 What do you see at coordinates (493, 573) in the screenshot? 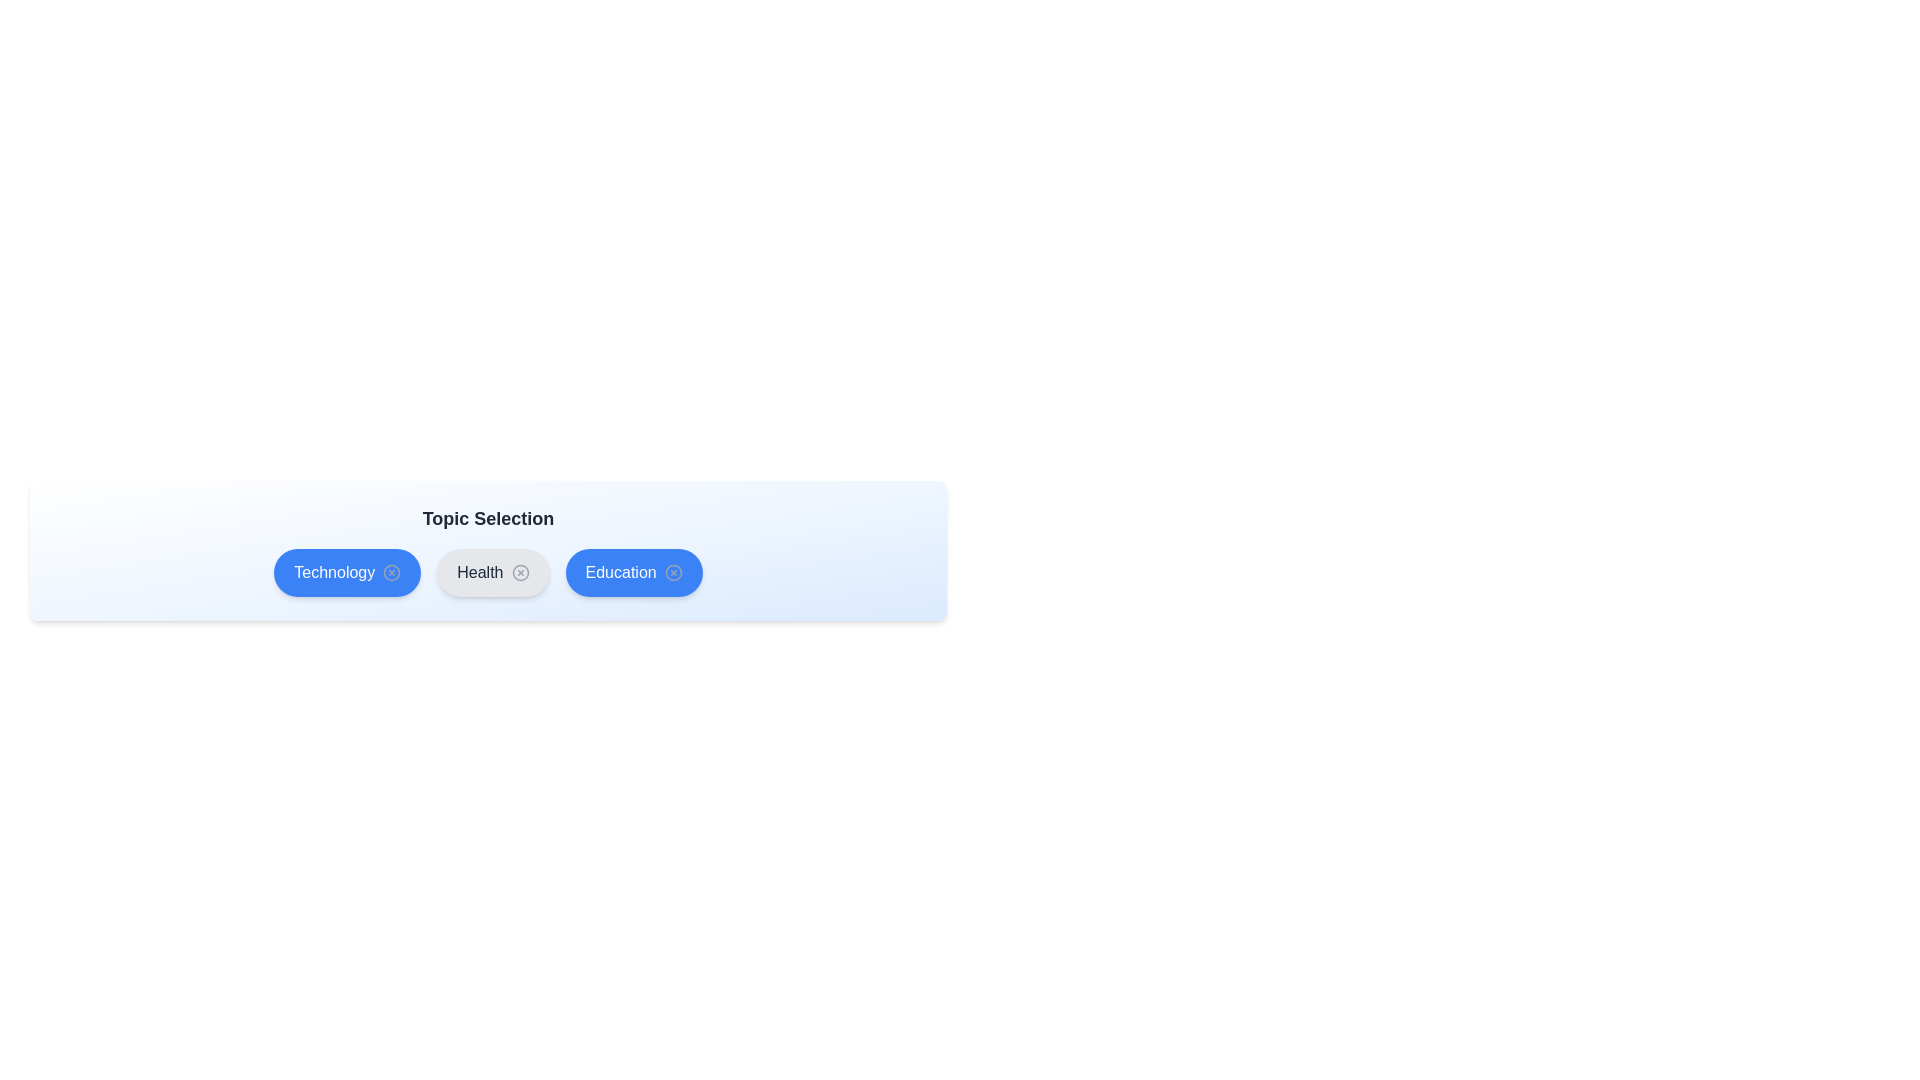
I see `the topic Health by clicking on it` at bounding box center [493, 573].